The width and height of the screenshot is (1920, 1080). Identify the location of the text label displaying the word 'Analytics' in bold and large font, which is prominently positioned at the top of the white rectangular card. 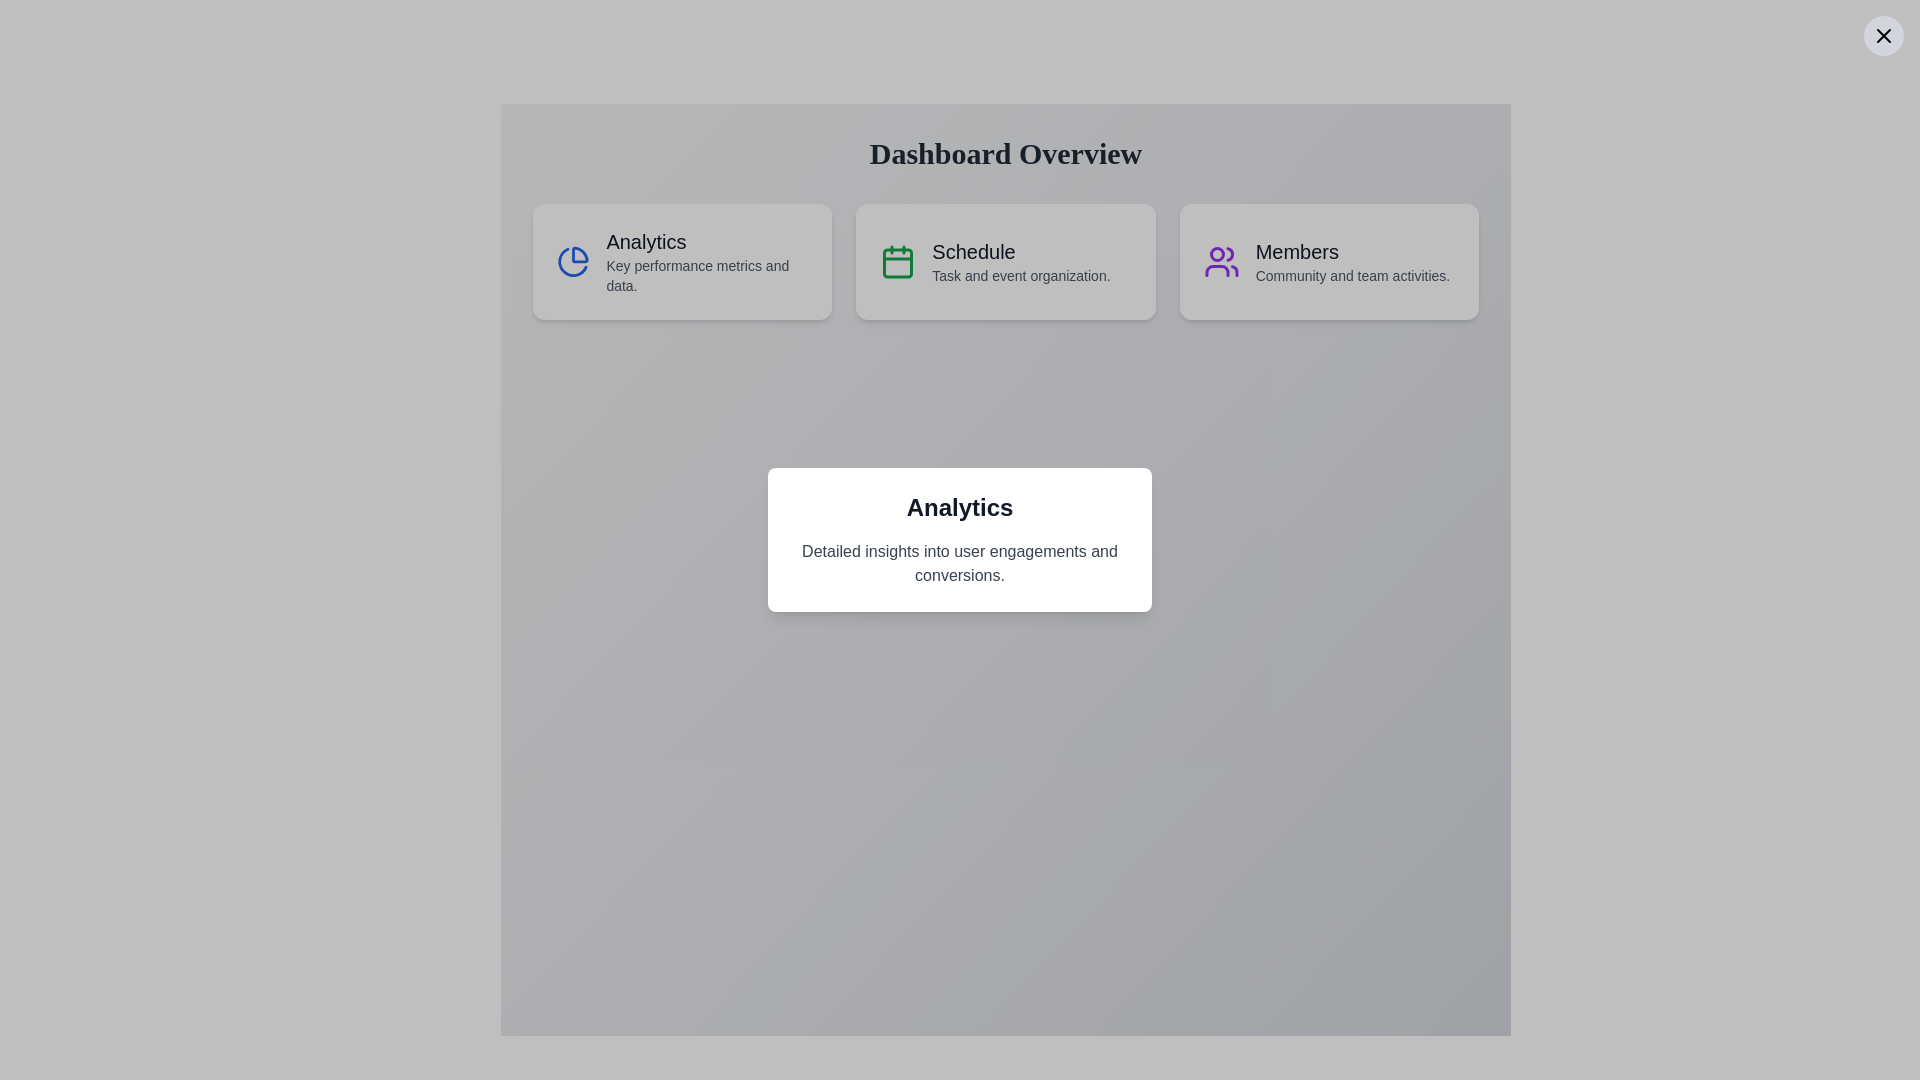
(960, 507).